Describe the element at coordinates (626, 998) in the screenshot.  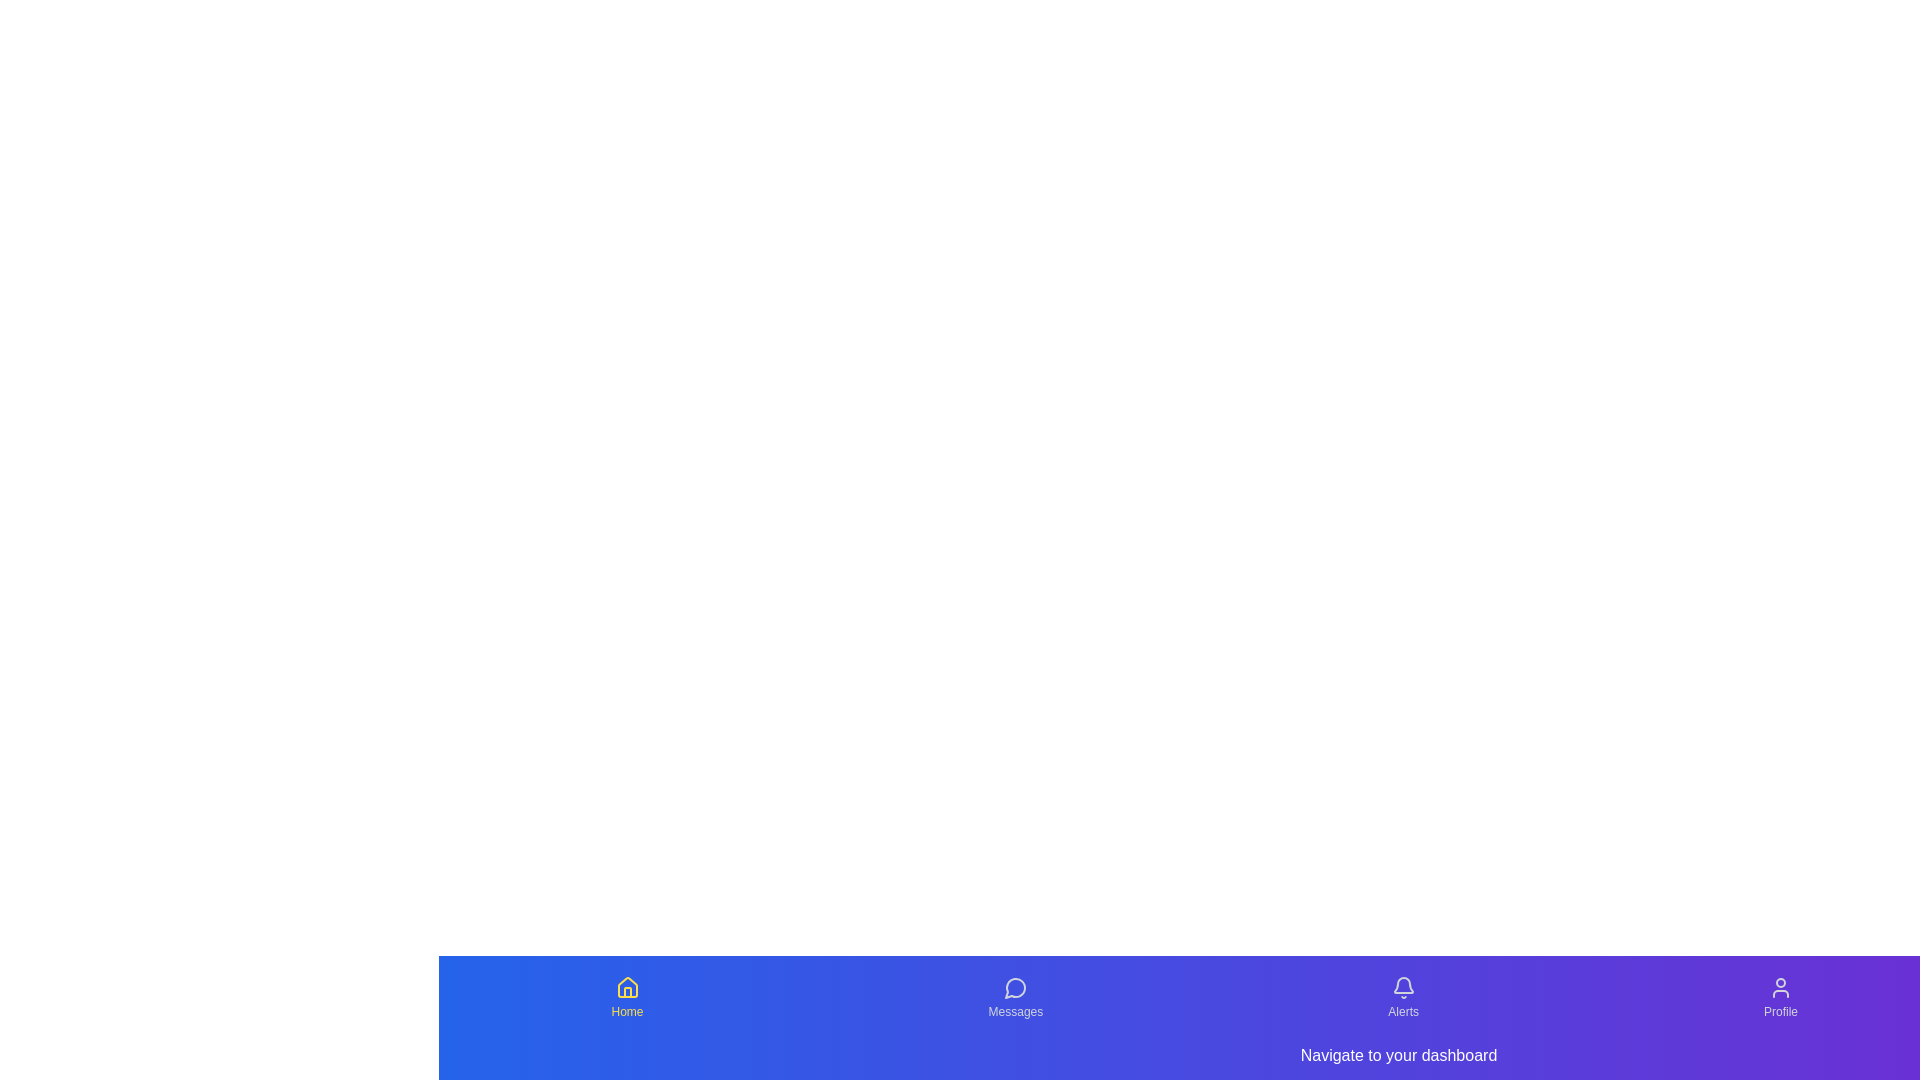
I see `the Home tab to observe its hover effect` at that location.